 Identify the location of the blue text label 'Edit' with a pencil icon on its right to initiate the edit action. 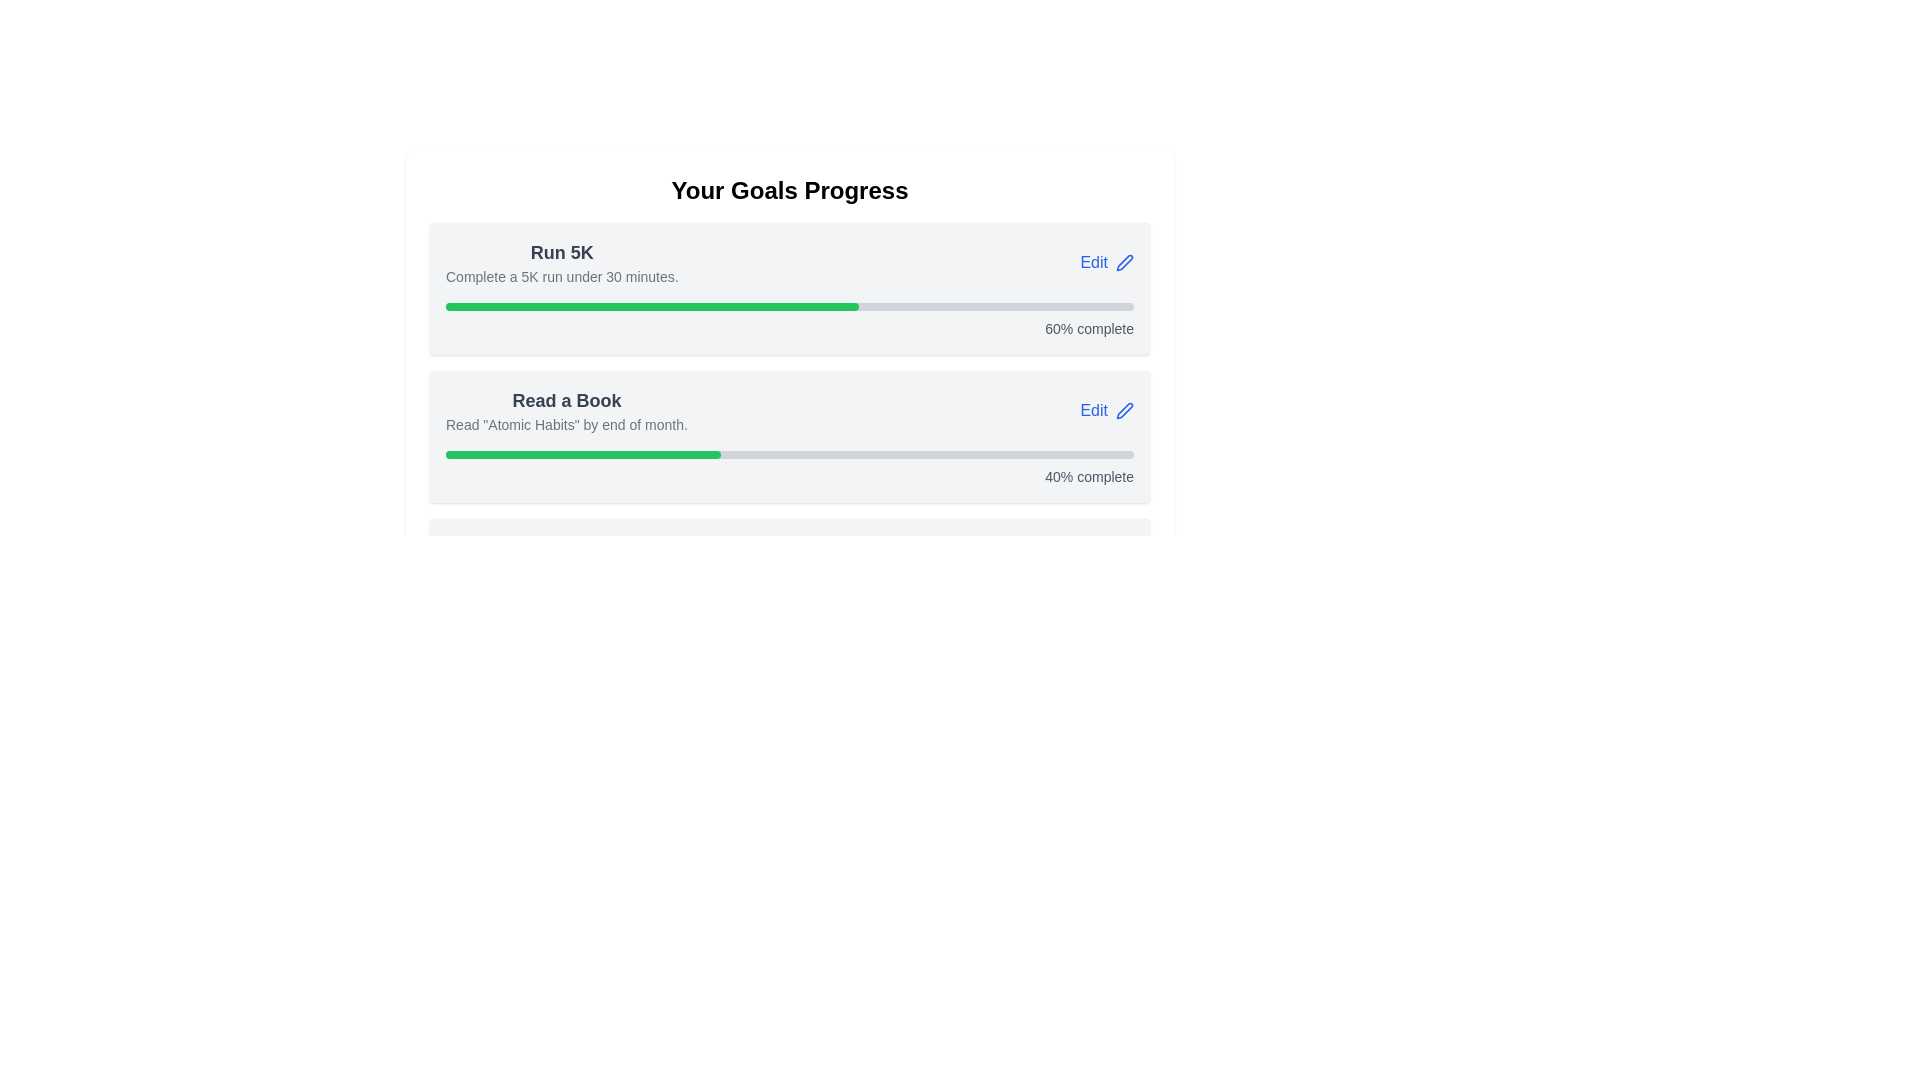
(1106, 410).